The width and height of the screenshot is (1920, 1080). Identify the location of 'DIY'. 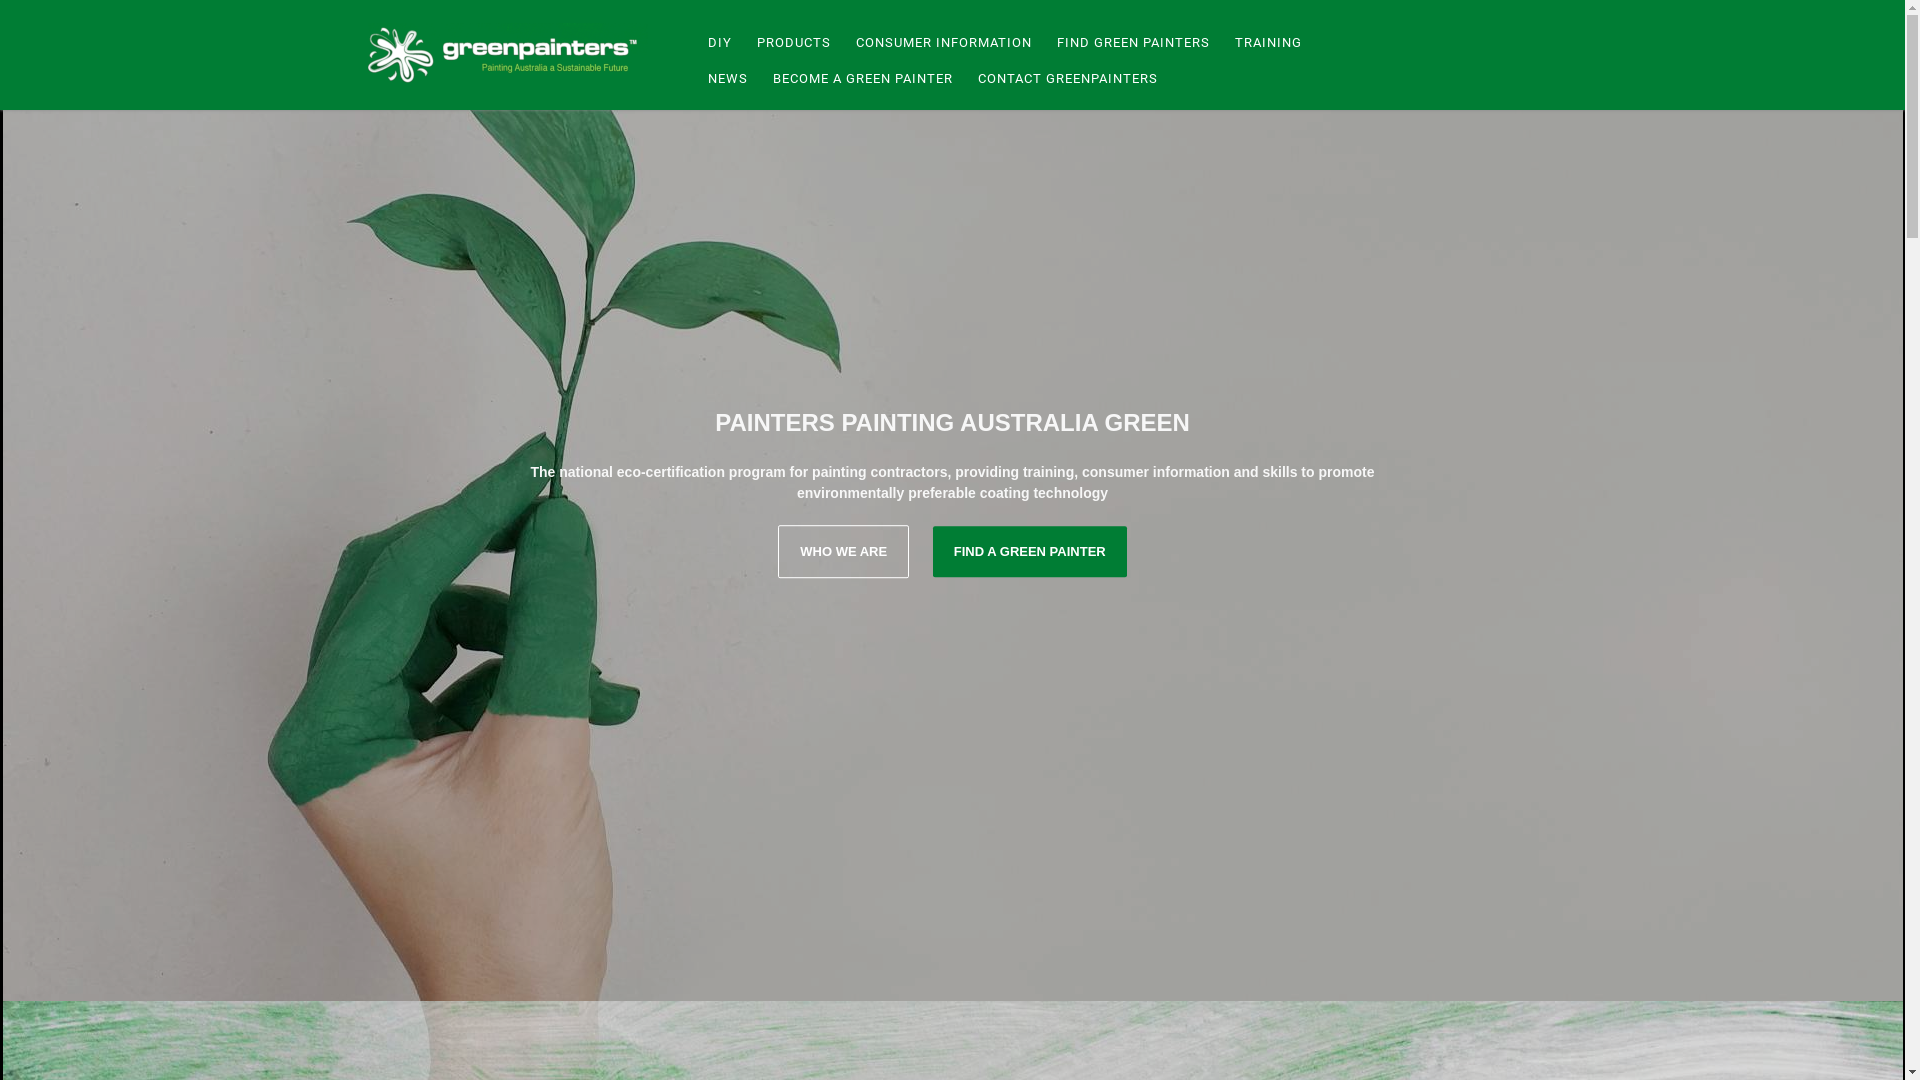
(716, 42).